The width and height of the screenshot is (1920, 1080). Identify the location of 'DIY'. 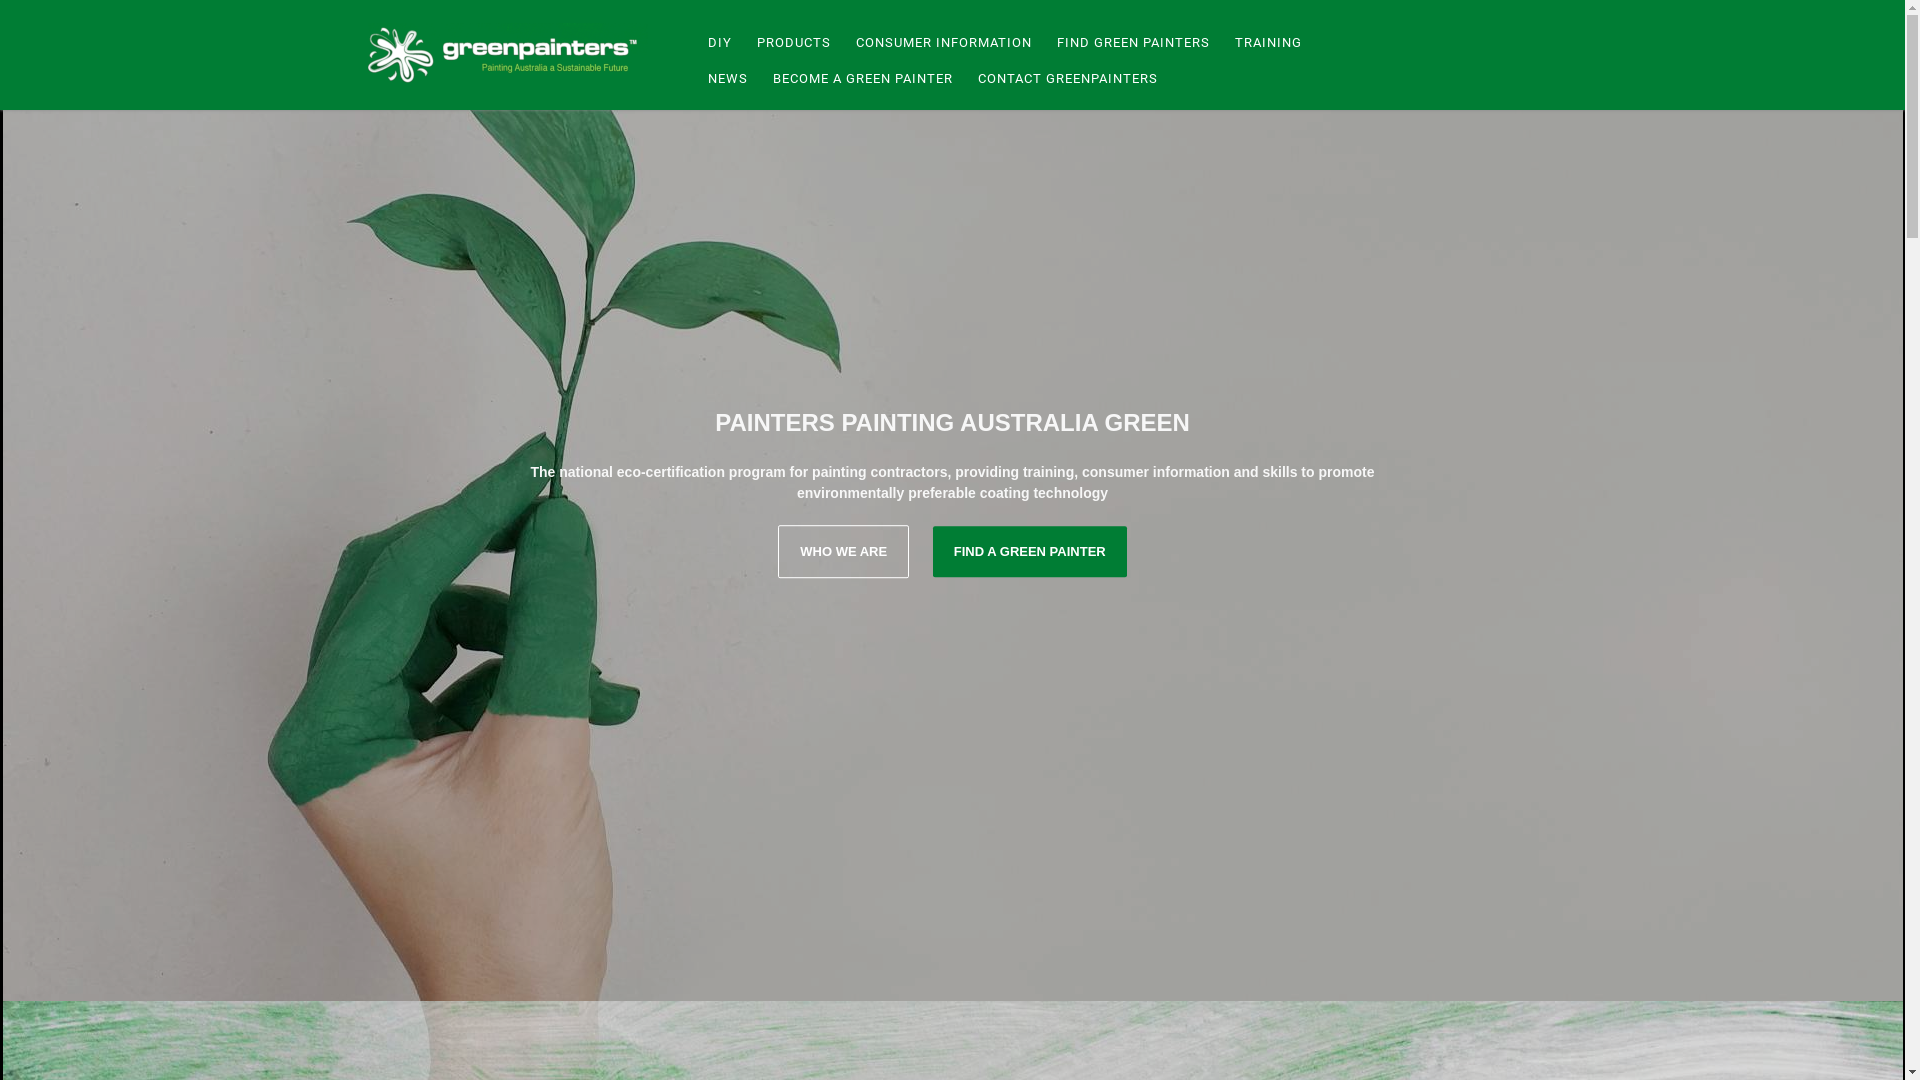
(716, 42).